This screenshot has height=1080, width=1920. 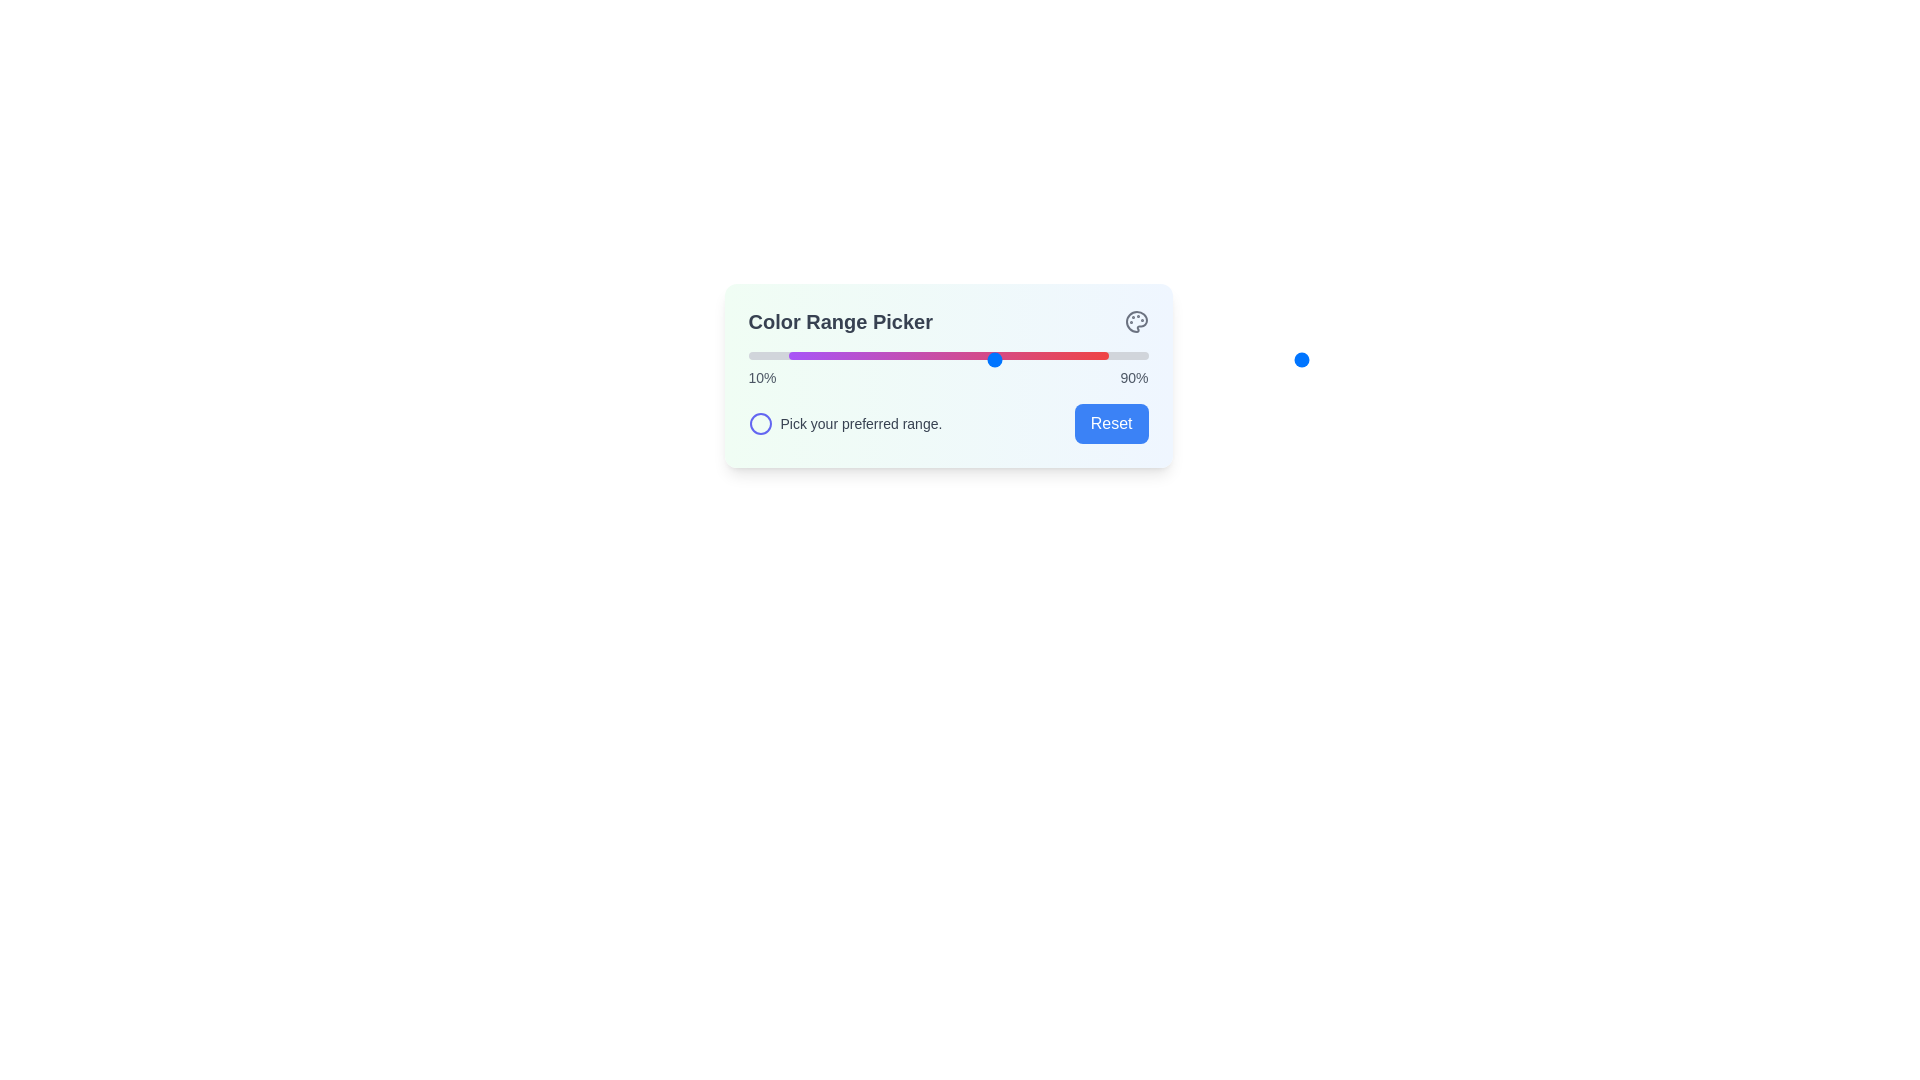 I want to click on the slider value, so click(x=1126, y=354).